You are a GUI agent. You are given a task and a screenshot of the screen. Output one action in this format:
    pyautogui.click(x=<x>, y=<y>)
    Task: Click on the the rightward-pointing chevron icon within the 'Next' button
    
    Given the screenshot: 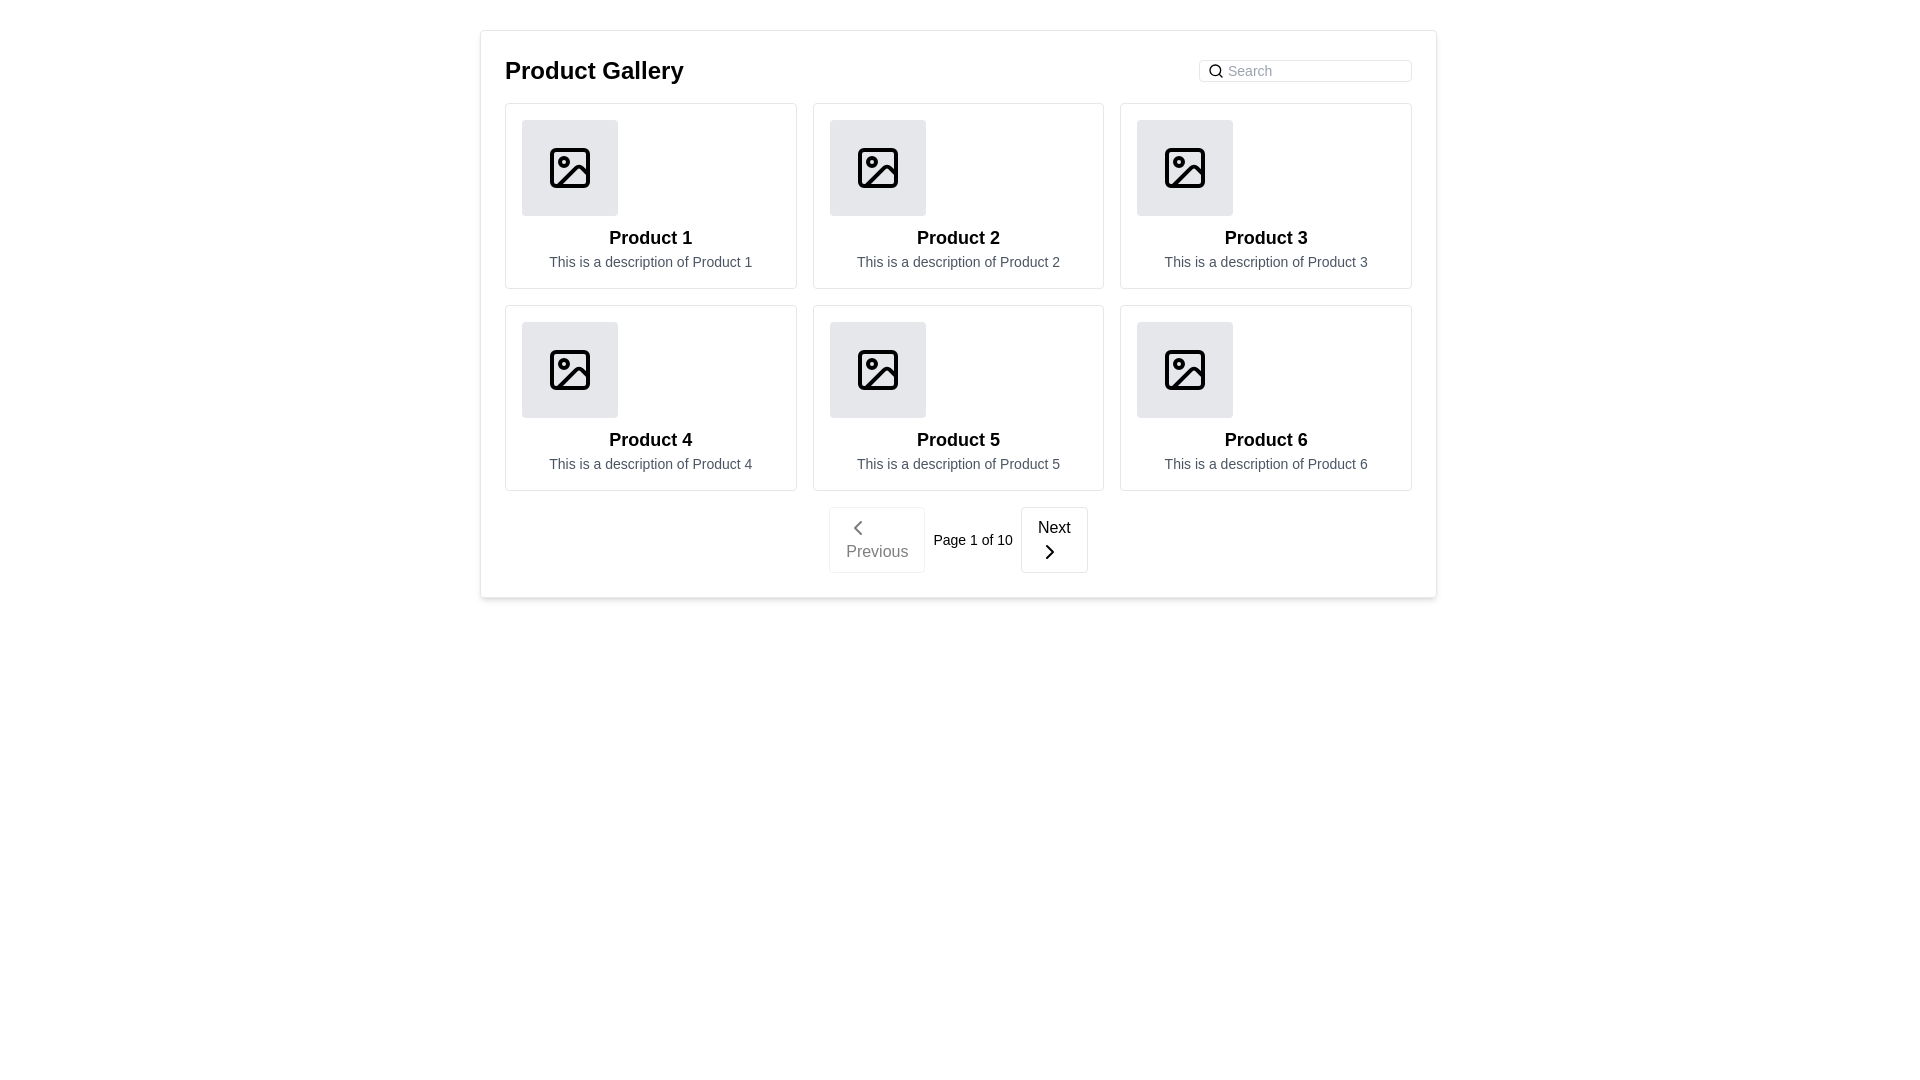 What is the action you would take?
    pyautogui.click(x=1048, y=551)
    